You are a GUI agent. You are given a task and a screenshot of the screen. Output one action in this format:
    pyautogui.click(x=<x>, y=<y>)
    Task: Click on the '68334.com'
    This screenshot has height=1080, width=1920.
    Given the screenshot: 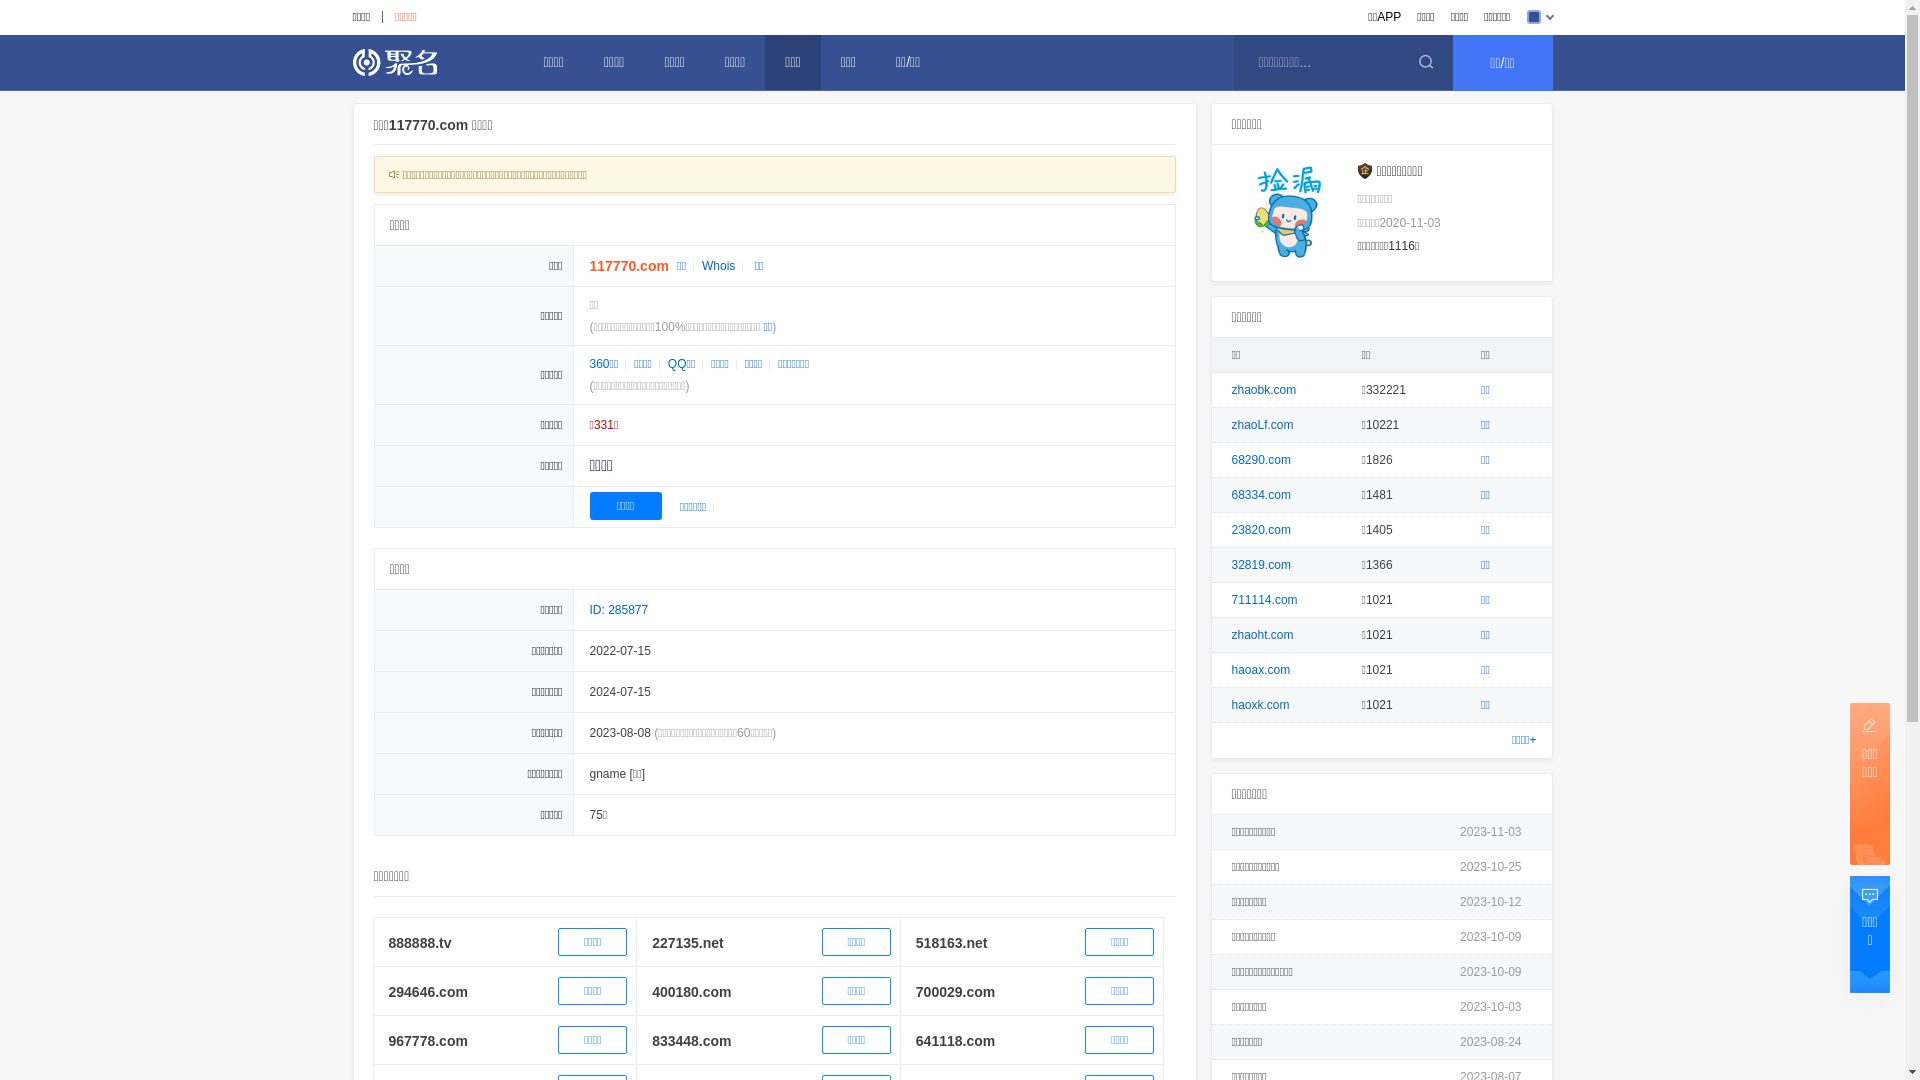 What is the action you would take?
    pyautogui.click(x=1260, y=494)
    